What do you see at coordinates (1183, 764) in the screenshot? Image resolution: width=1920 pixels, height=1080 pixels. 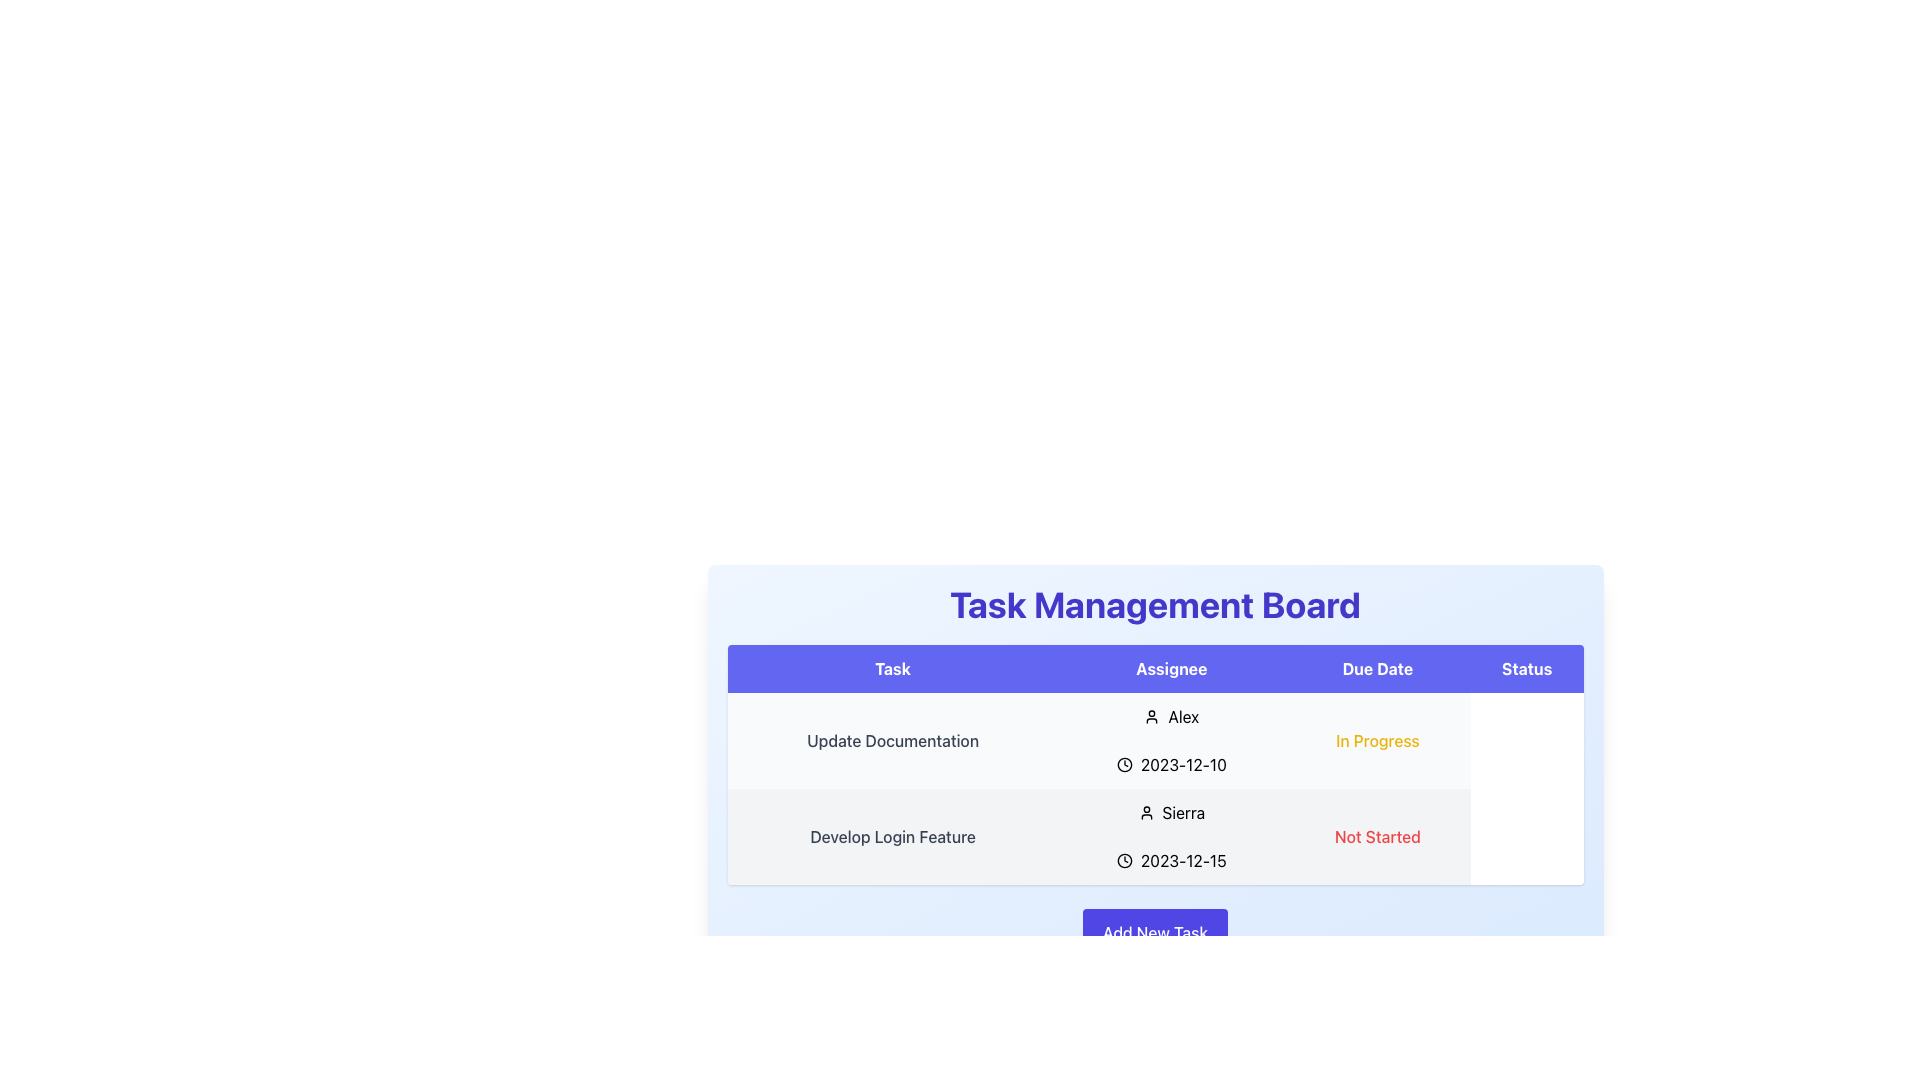 I see `due date displayed in the text label for the task 'Update Documentation' assigned to 'Alex', located in the 'Due Date' column of the task management board interface` at bounding box center [1183, 764].